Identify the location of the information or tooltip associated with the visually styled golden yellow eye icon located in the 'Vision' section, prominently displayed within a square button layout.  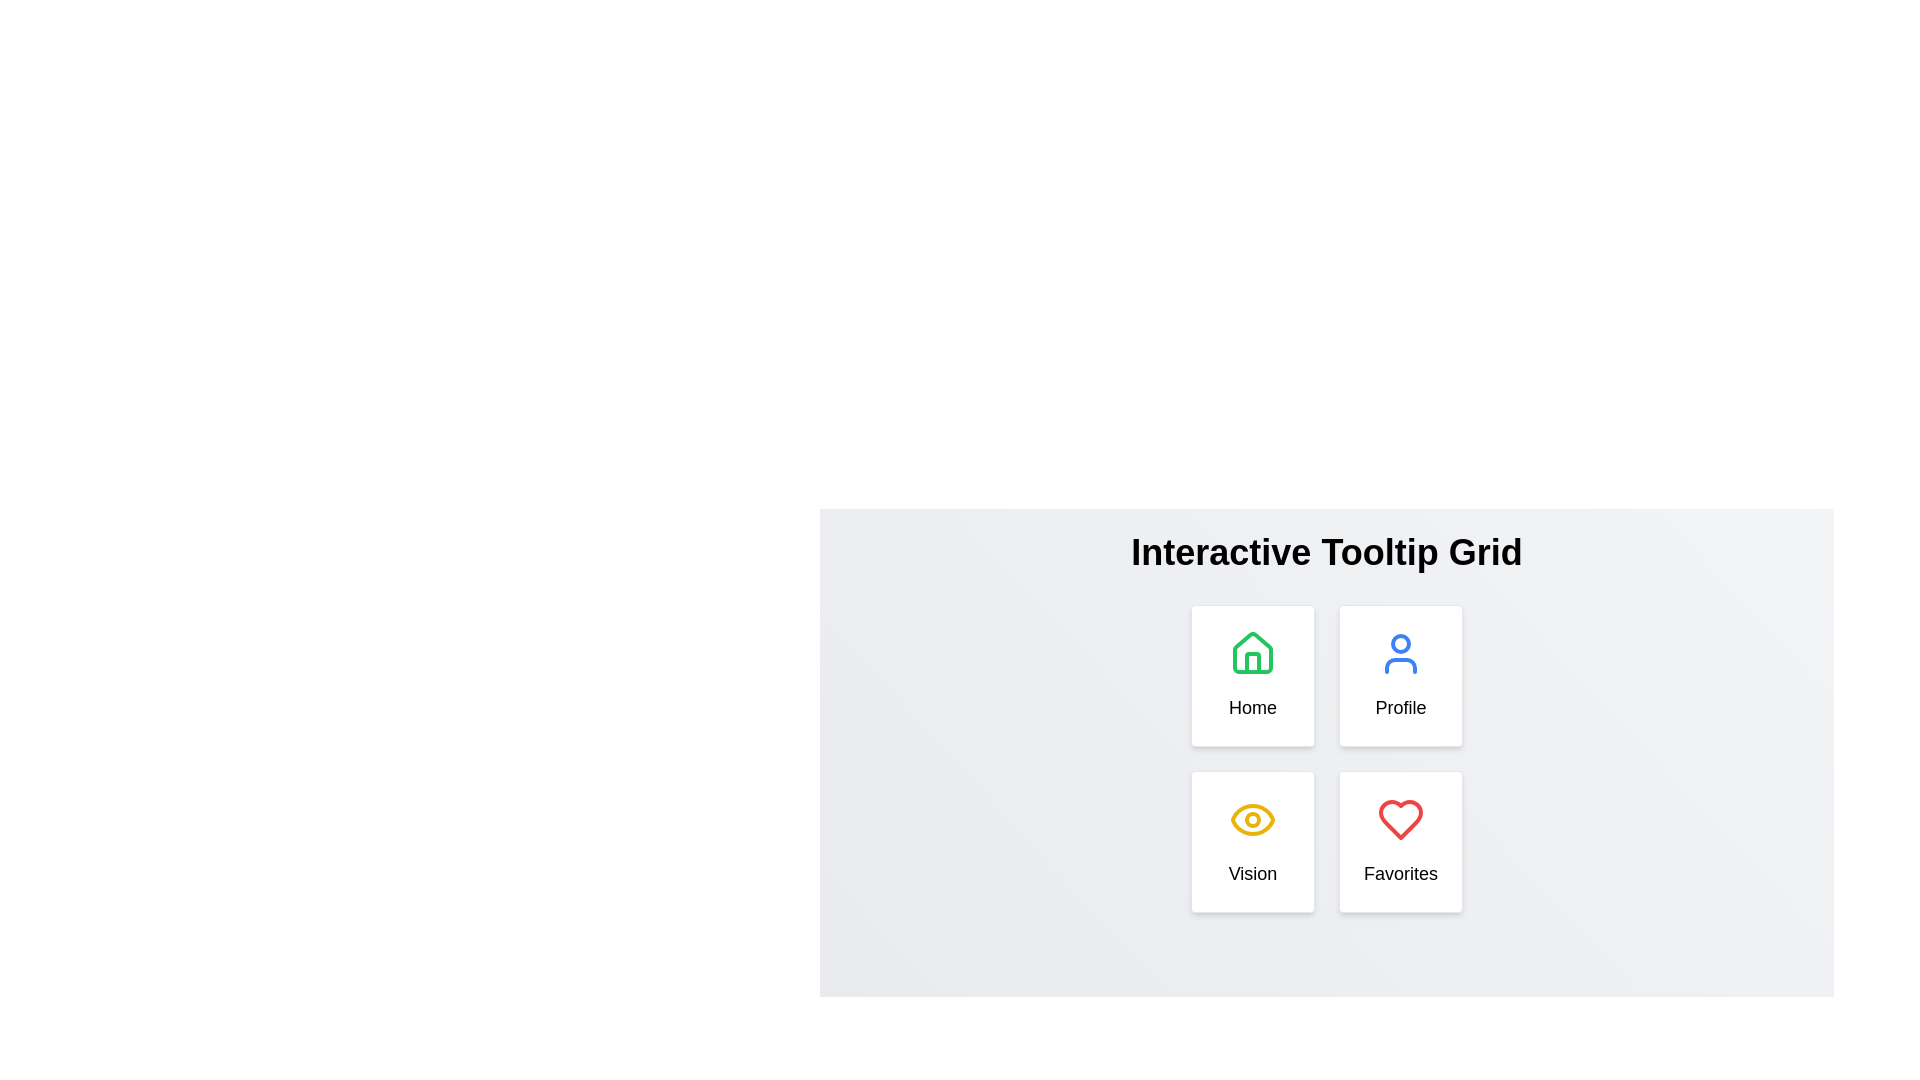
(1251, 820).